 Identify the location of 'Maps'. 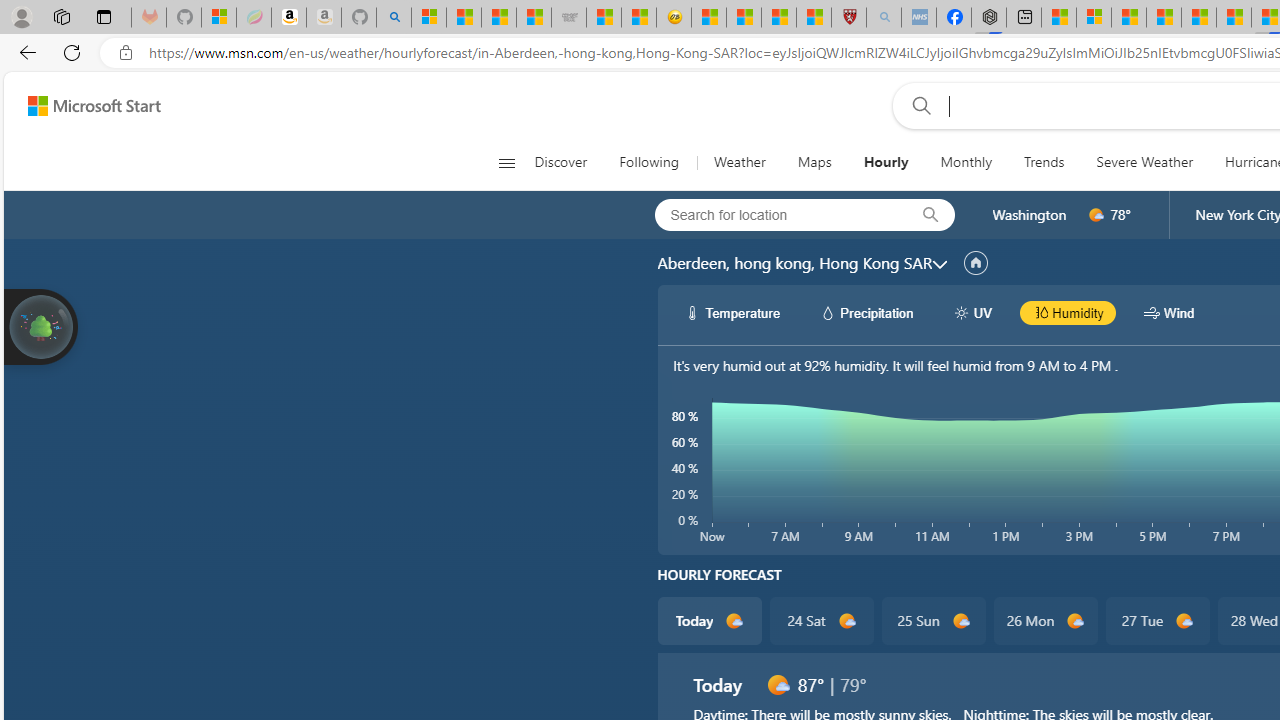
(814, 162).